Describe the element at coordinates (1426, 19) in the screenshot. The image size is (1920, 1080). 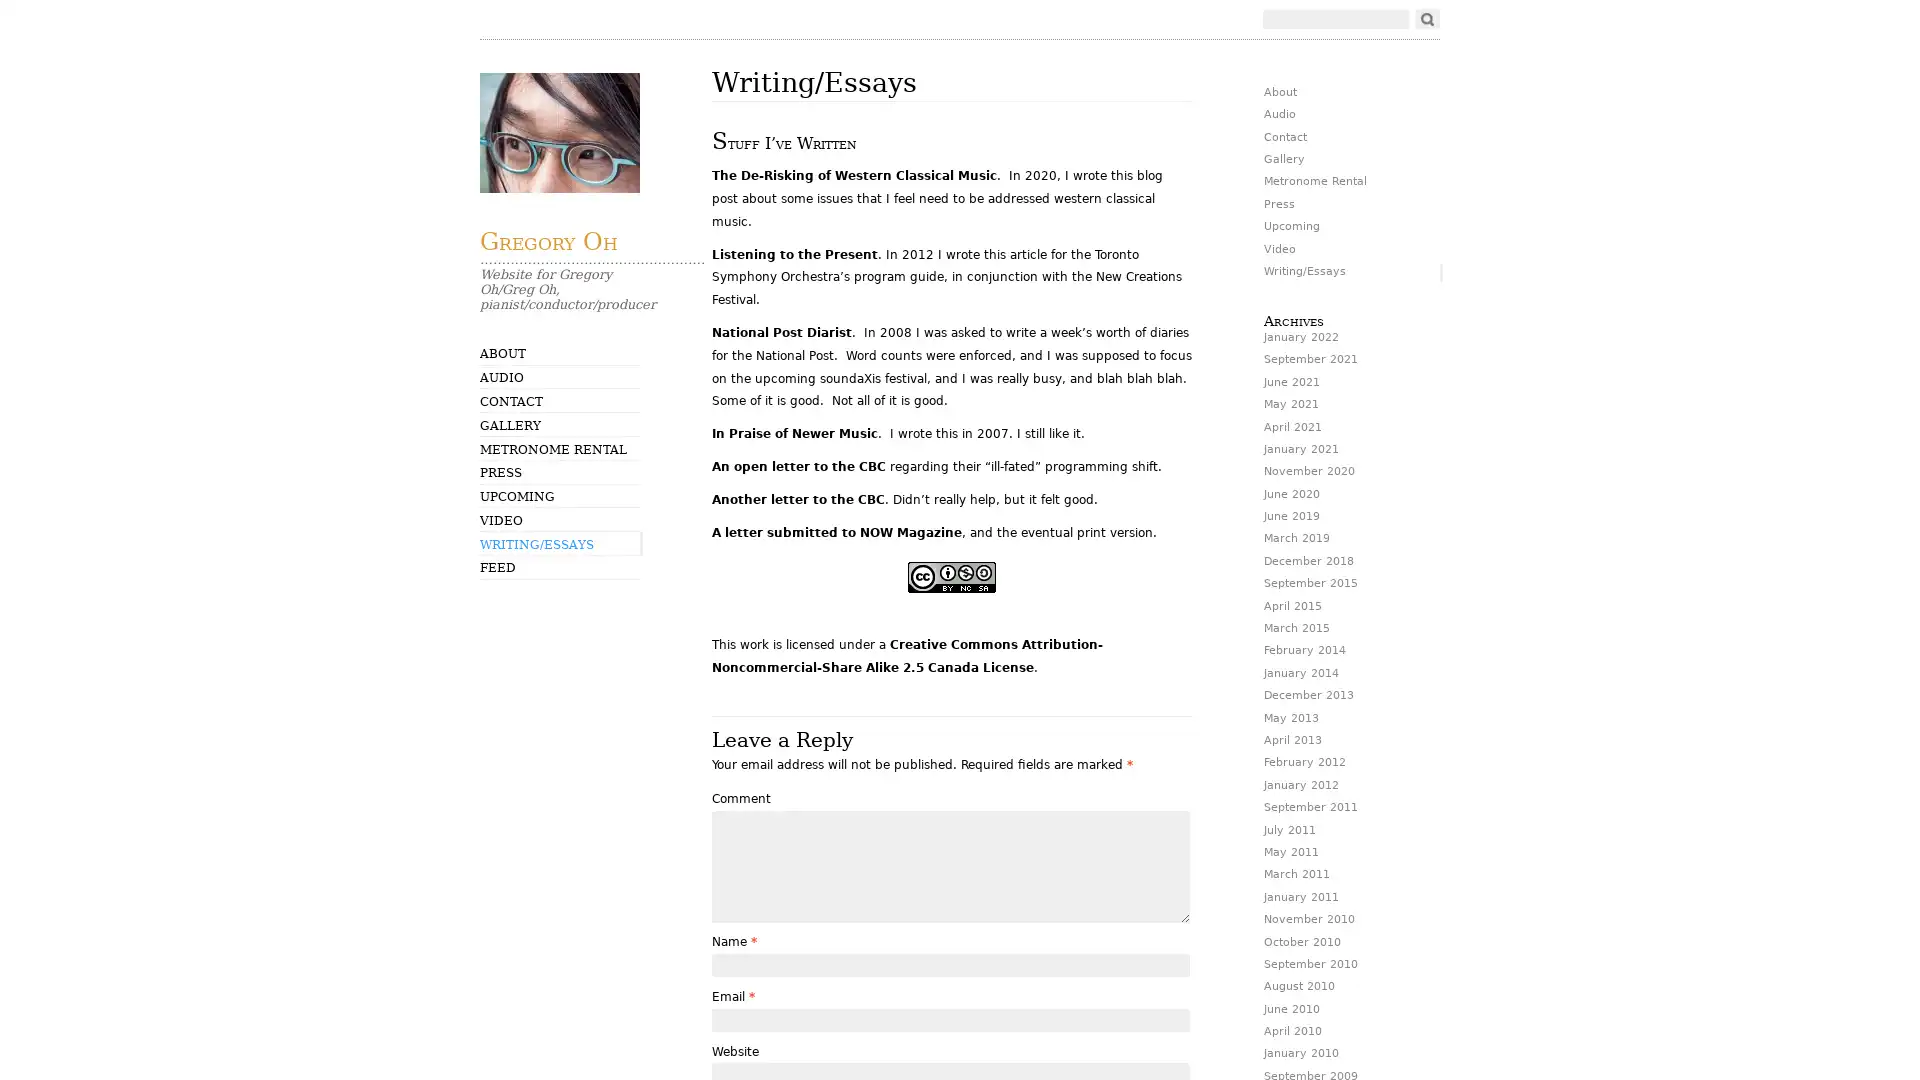
I see `Go` at that location.